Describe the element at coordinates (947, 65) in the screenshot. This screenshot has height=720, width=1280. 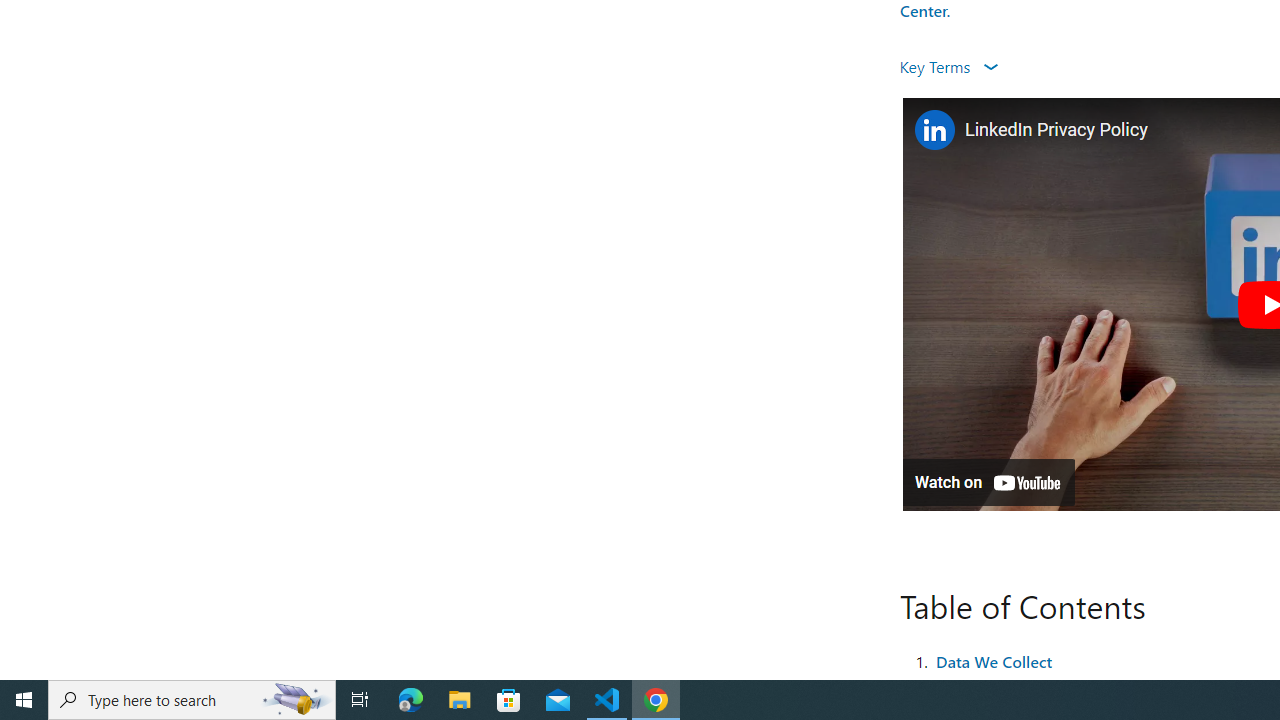
I see `'Key Terms '` at that location.